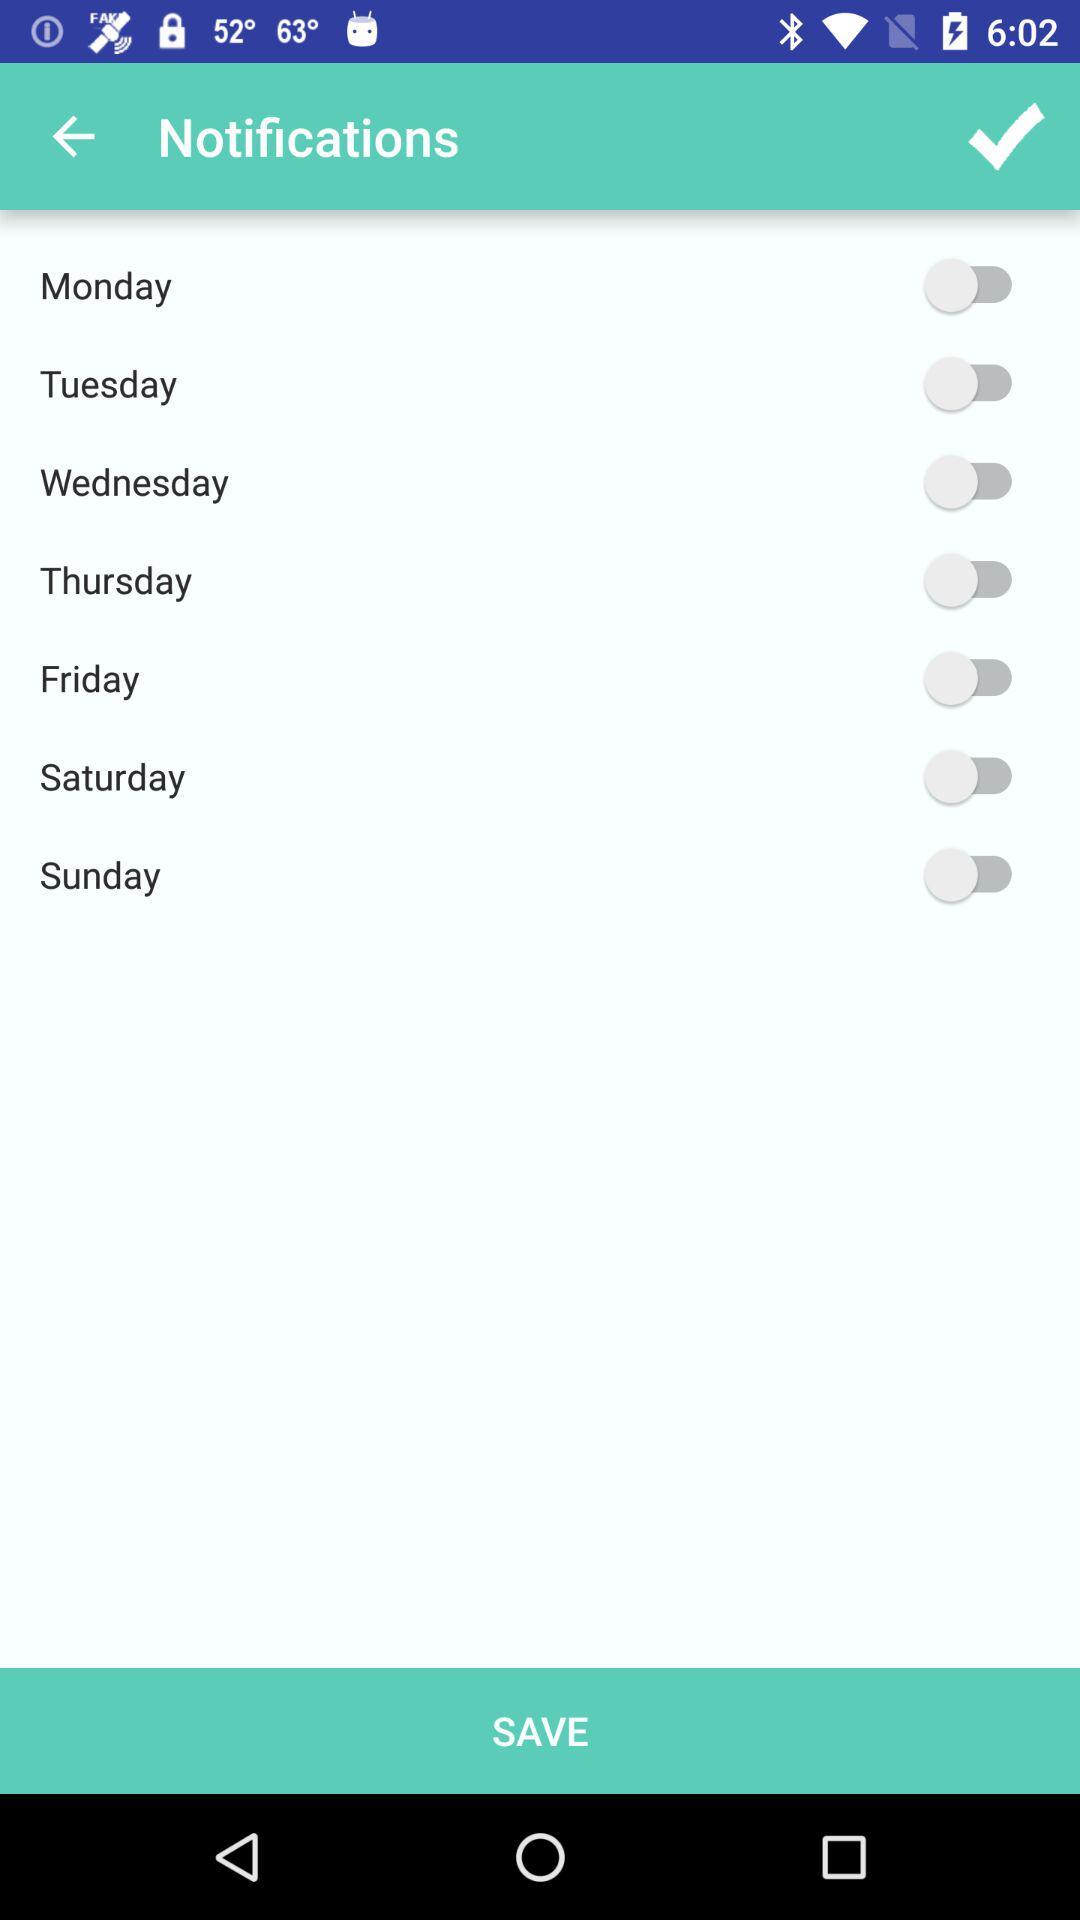  What do you see at coordinates (872, 579) in the screenshot?
I see `on thursday` at bounding box center [872, 579].